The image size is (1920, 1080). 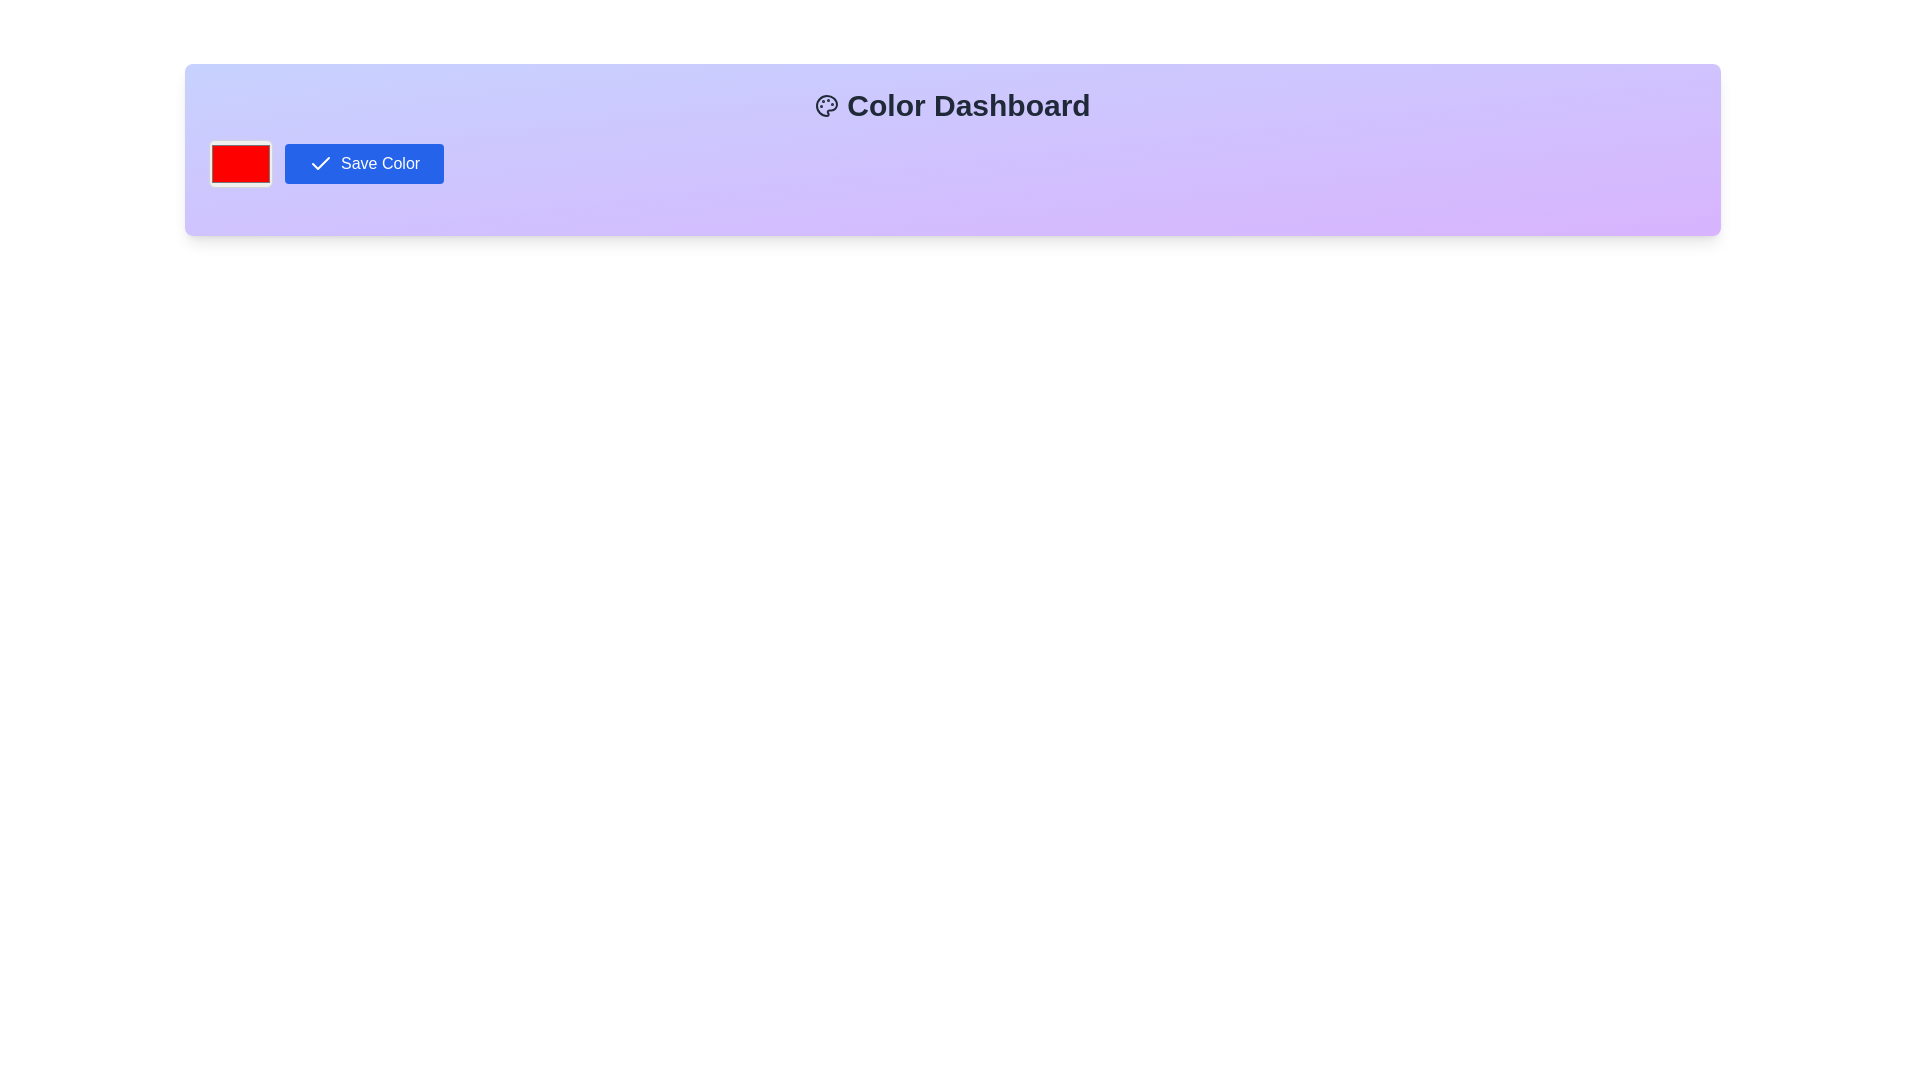 I want to click on the decorative icon associated with the 'Color Dashboard' heading, so click(x=827, y=105).